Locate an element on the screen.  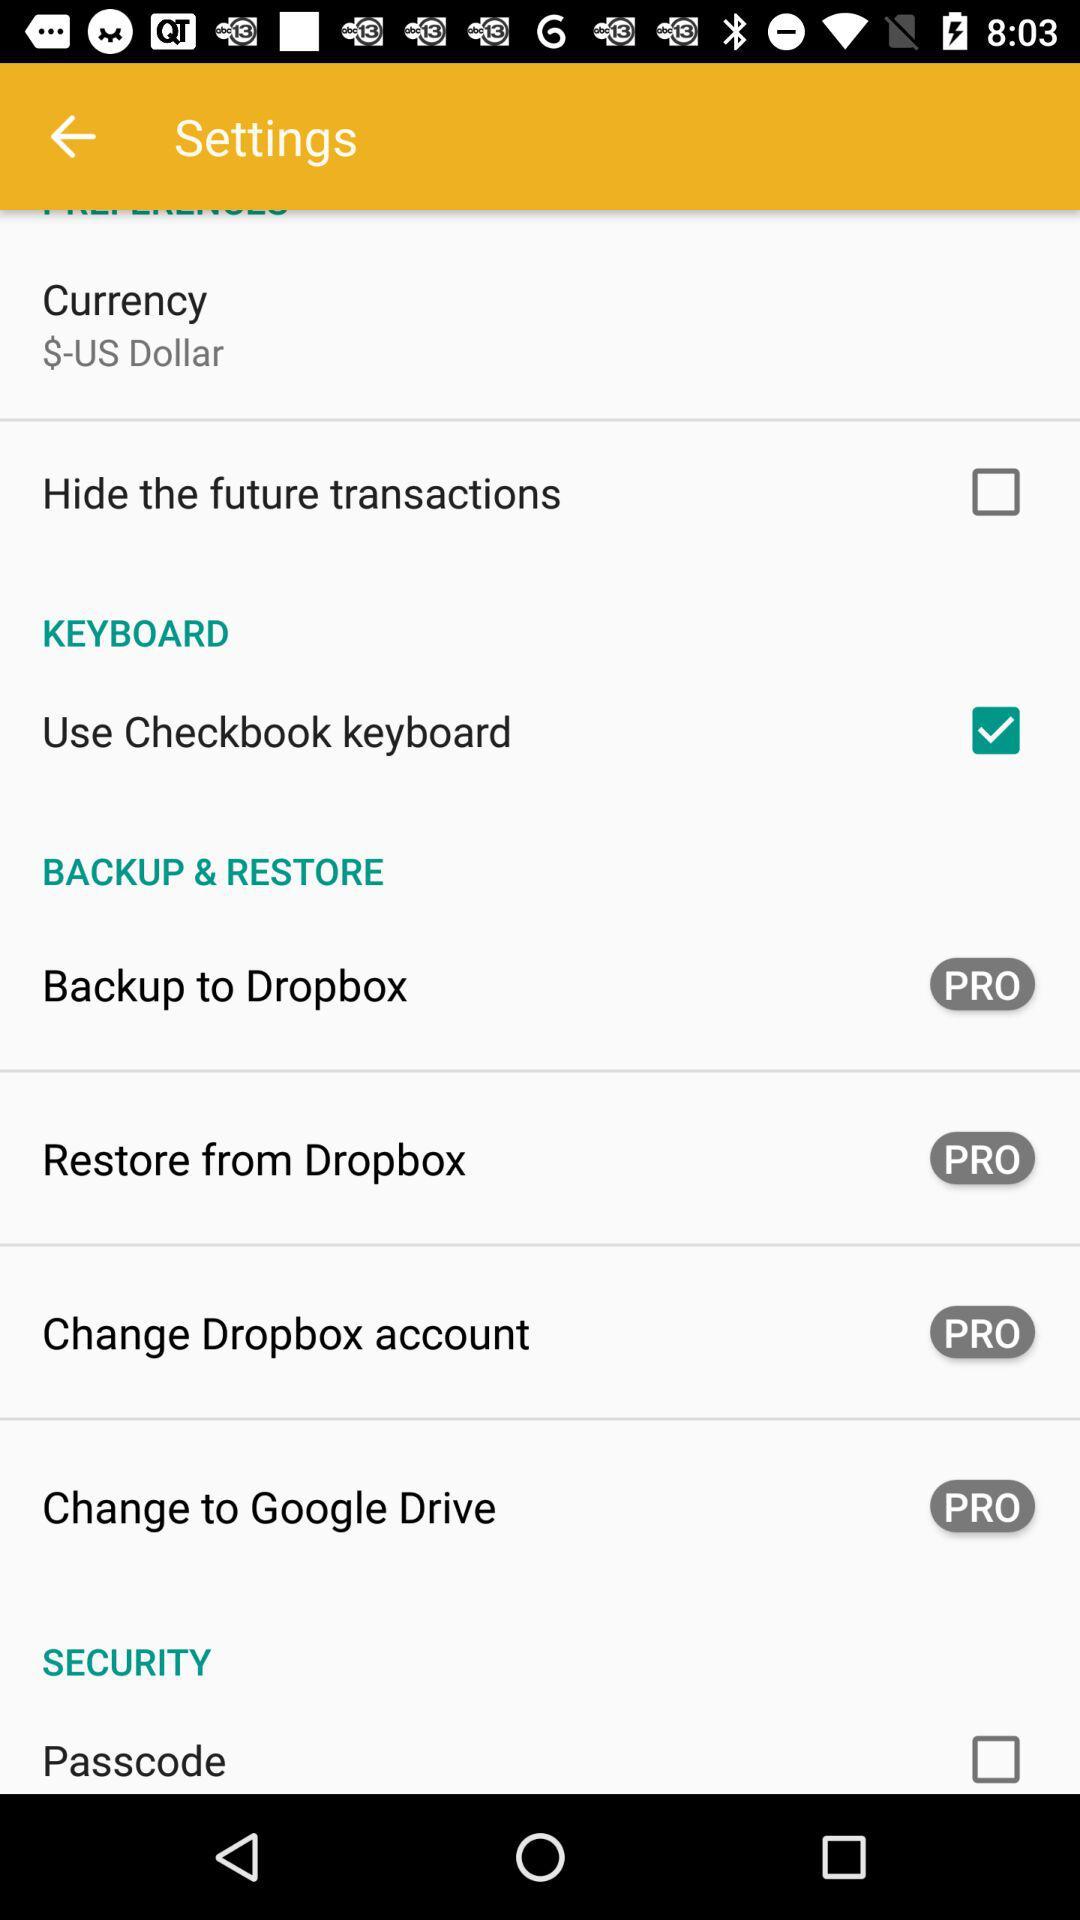
the app above the preferences app is located at coordinates (72, 135).